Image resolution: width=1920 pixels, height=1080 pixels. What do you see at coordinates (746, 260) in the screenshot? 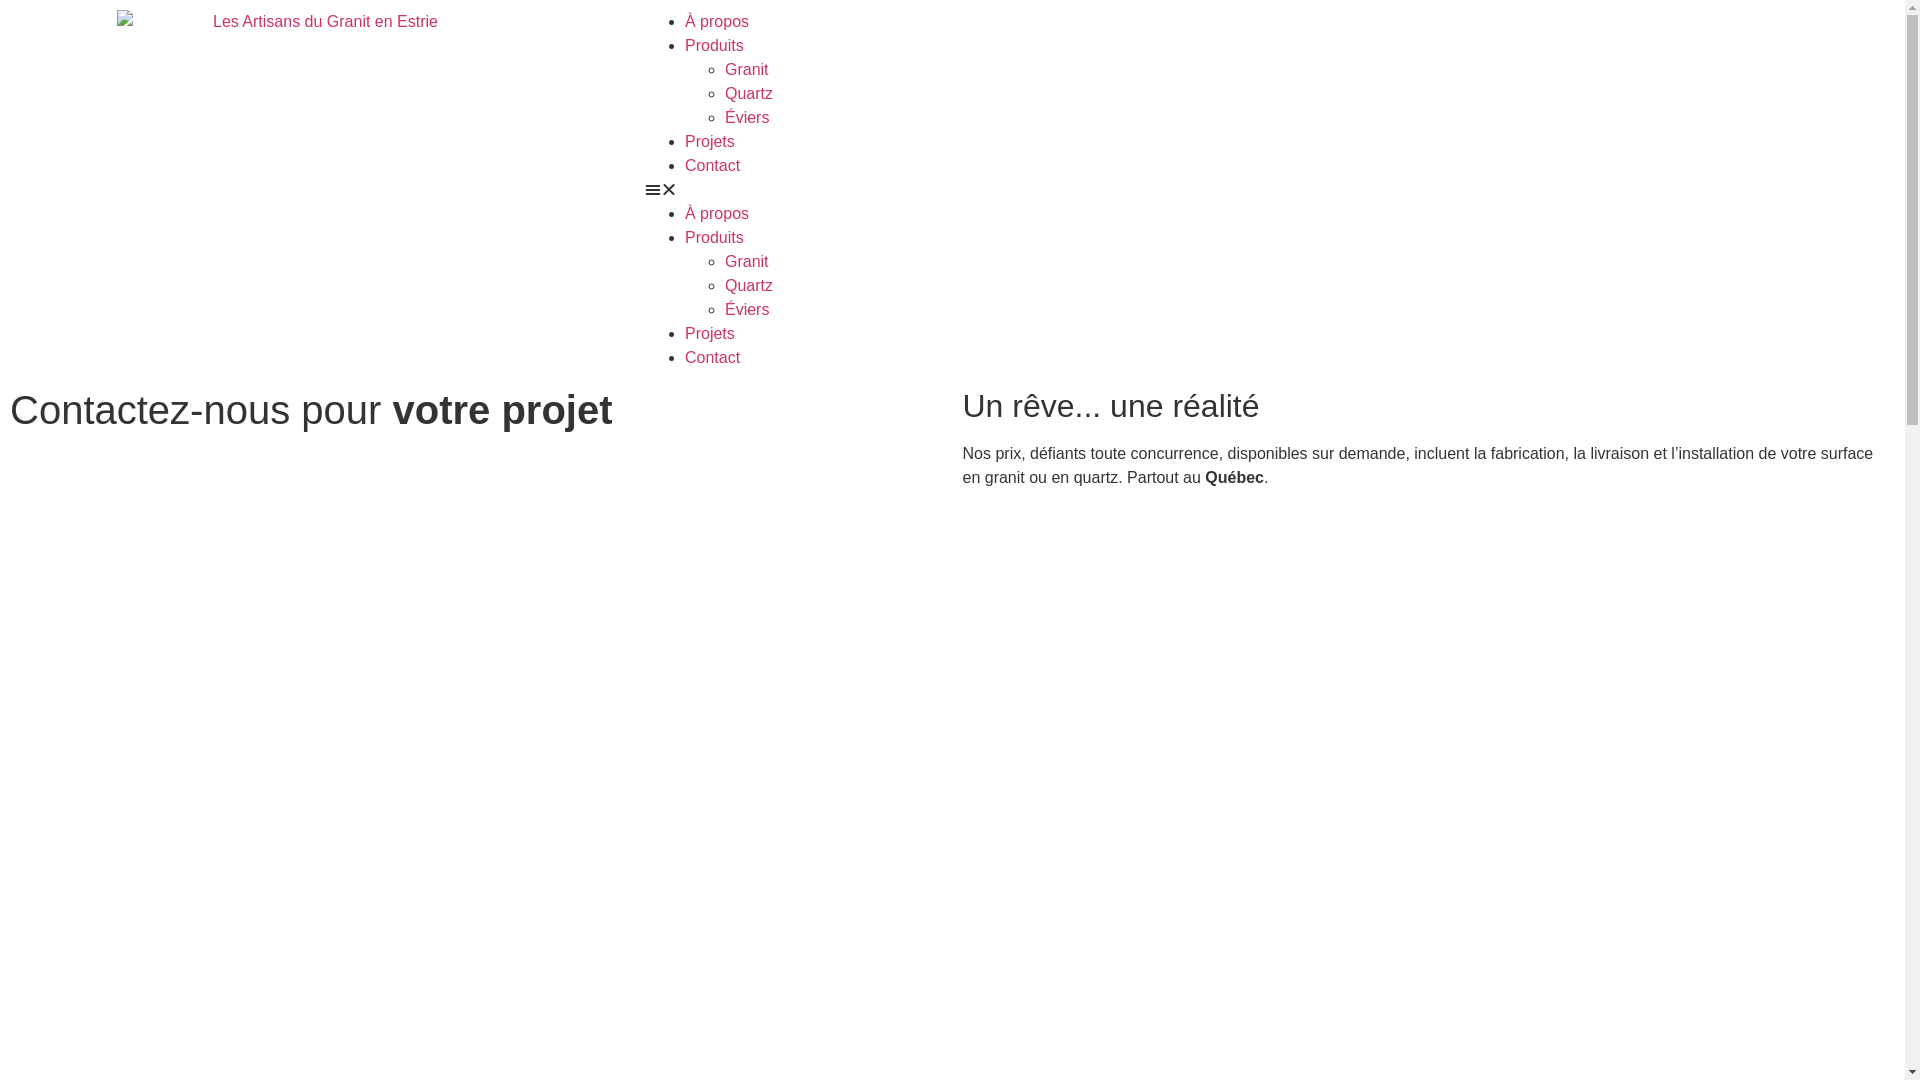
I see `'Granit'` at bounding box center [746, 260].